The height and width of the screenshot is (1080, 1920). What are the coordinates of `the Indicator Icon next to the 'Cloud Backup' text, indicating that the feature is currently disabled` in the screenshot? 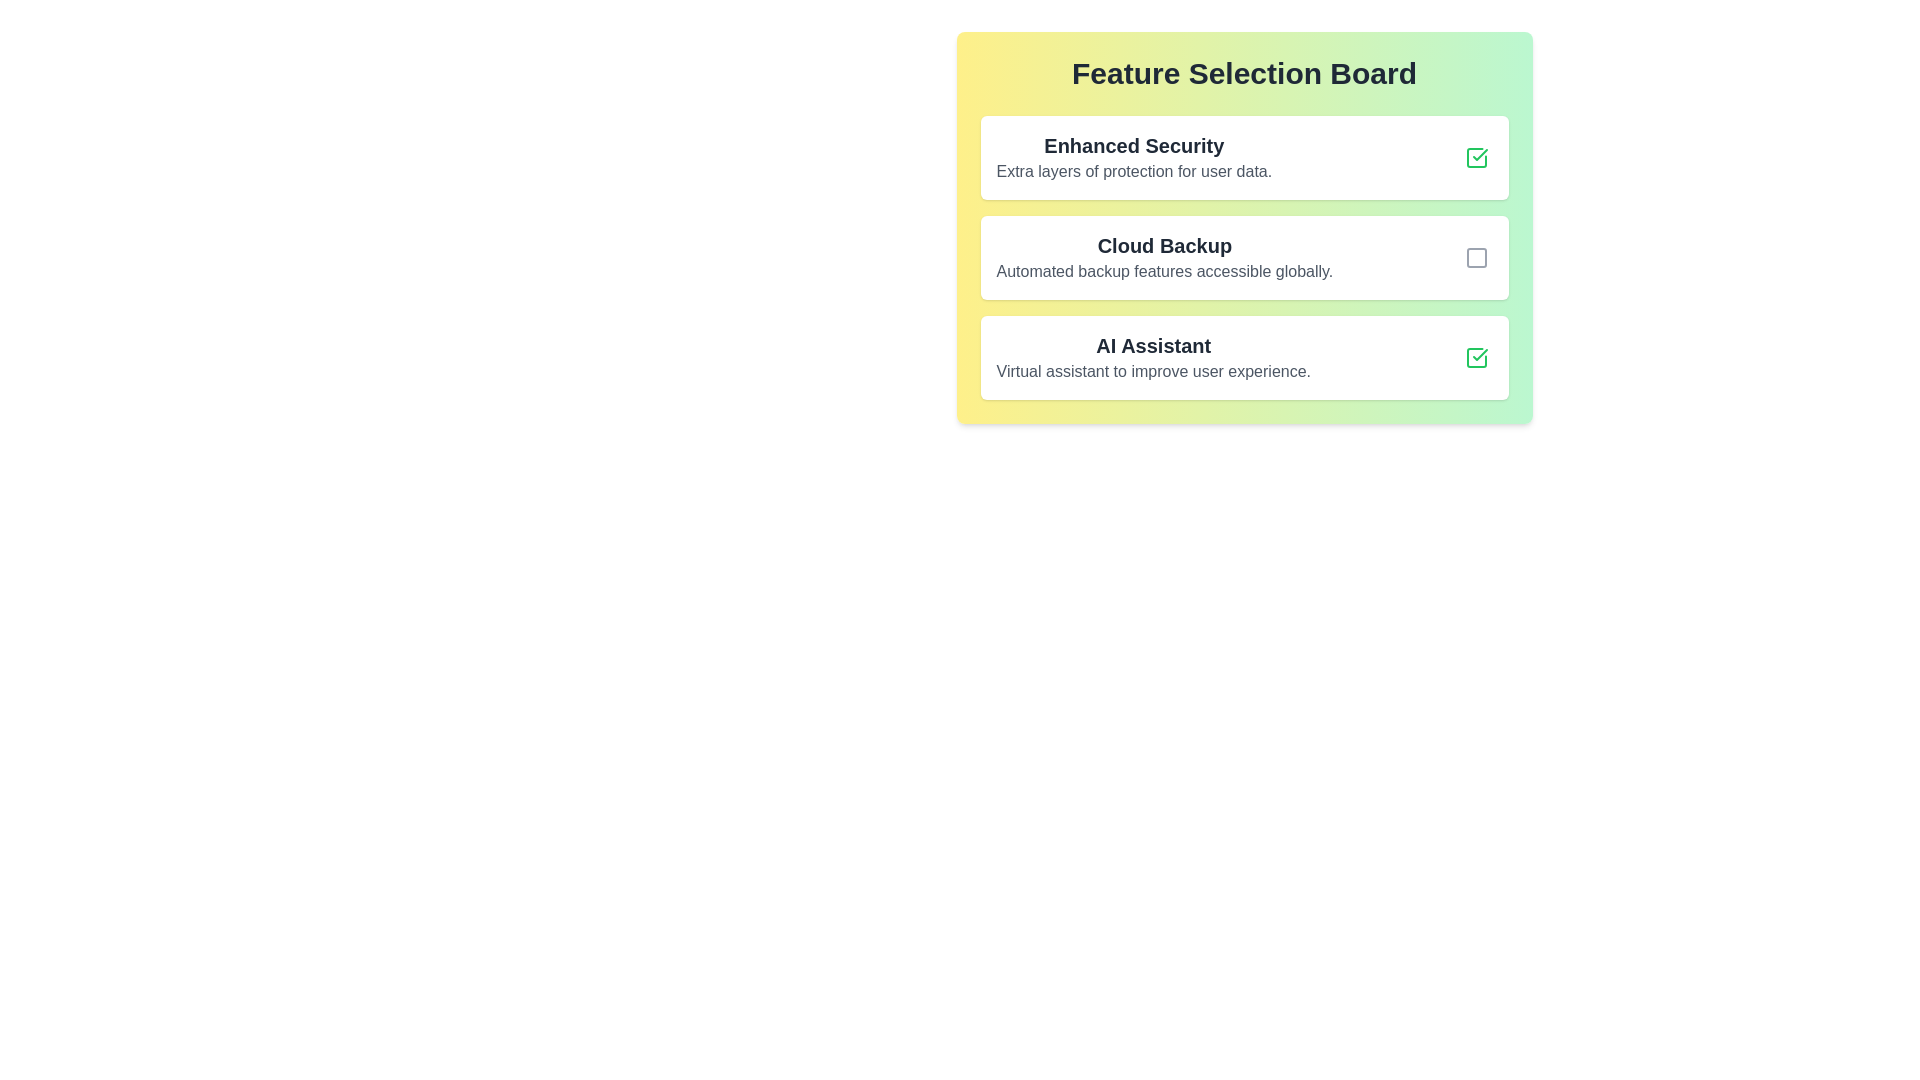 It's located at (1476, 257).